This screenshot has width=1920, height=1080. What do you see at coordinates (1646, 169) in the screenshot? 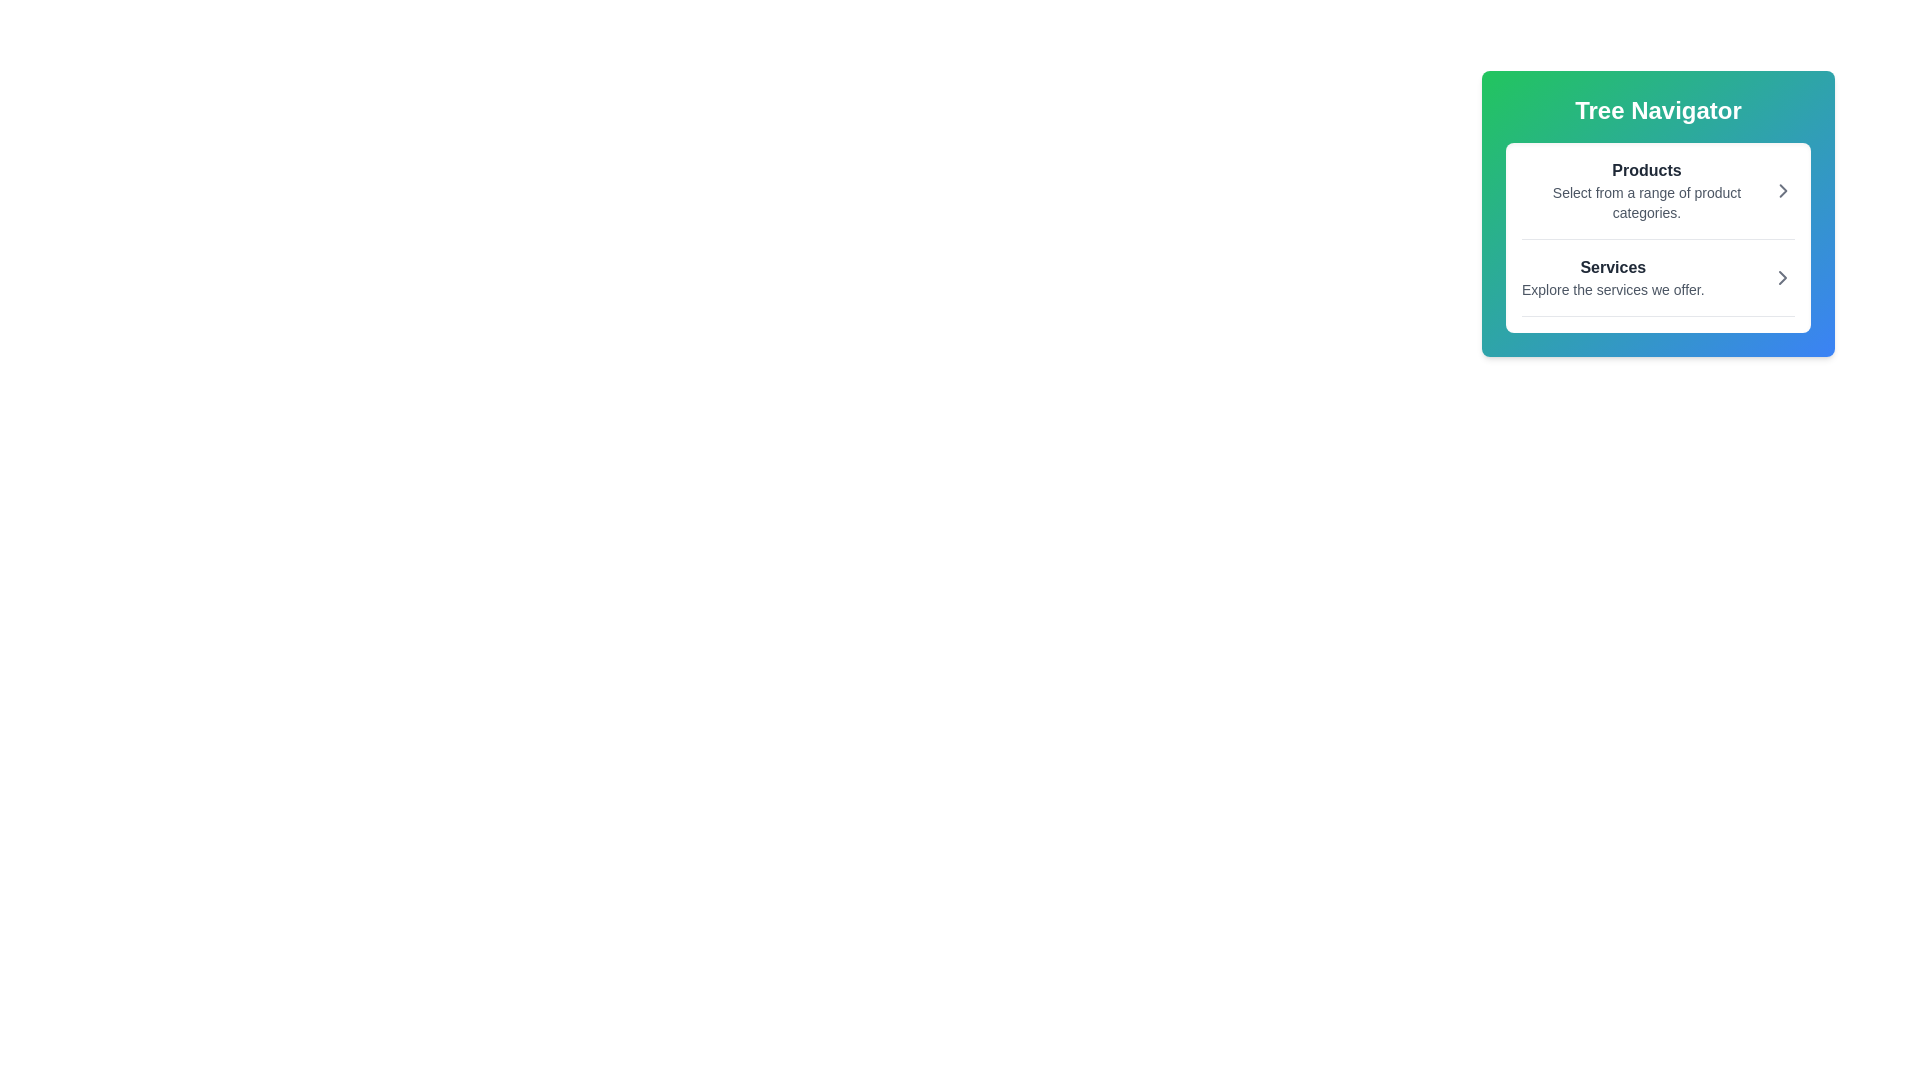
I see `the static text label displaying 'Products' in bold dark gray font, located at the top of the 'Tree Navigator' card` at bounding box center [1646, 169].